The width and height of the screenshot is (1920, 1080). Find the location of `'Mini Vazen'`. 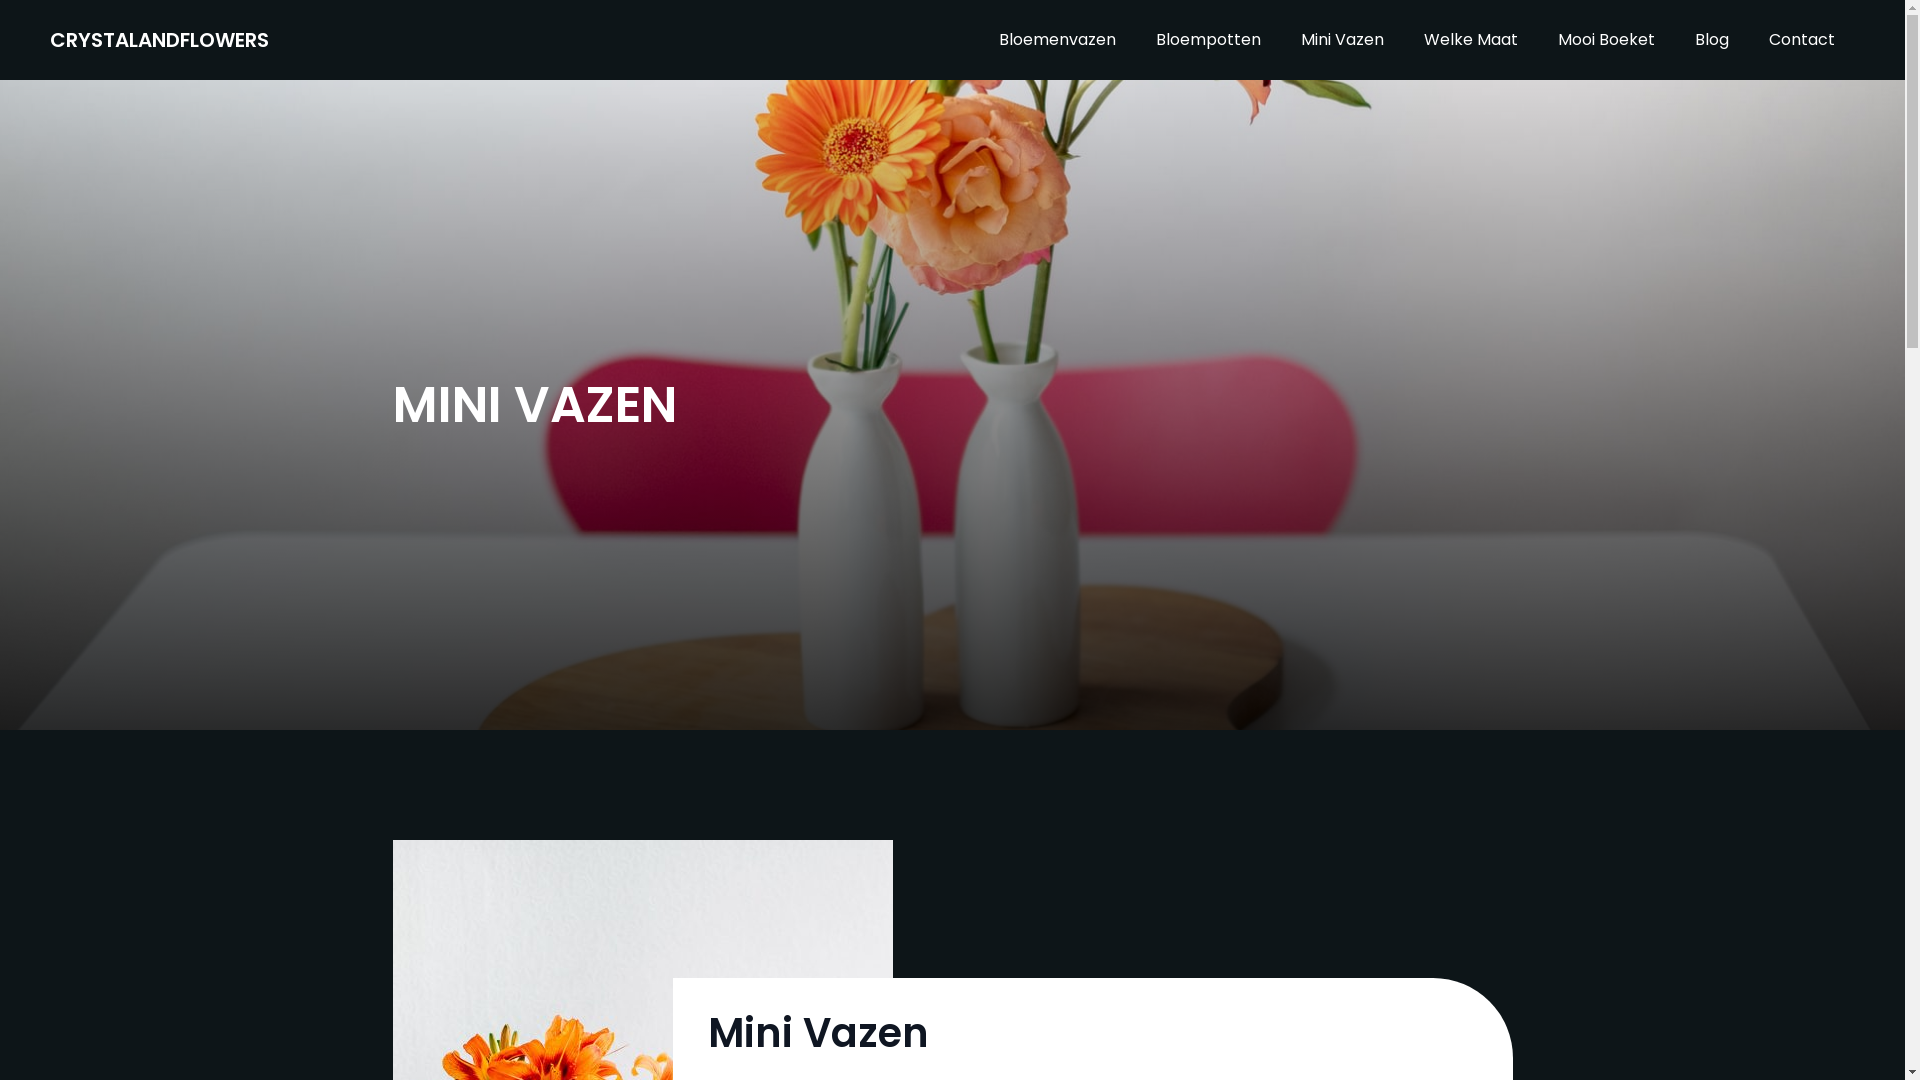

'Mini Vazen' is located at coordinates (1342, 39).